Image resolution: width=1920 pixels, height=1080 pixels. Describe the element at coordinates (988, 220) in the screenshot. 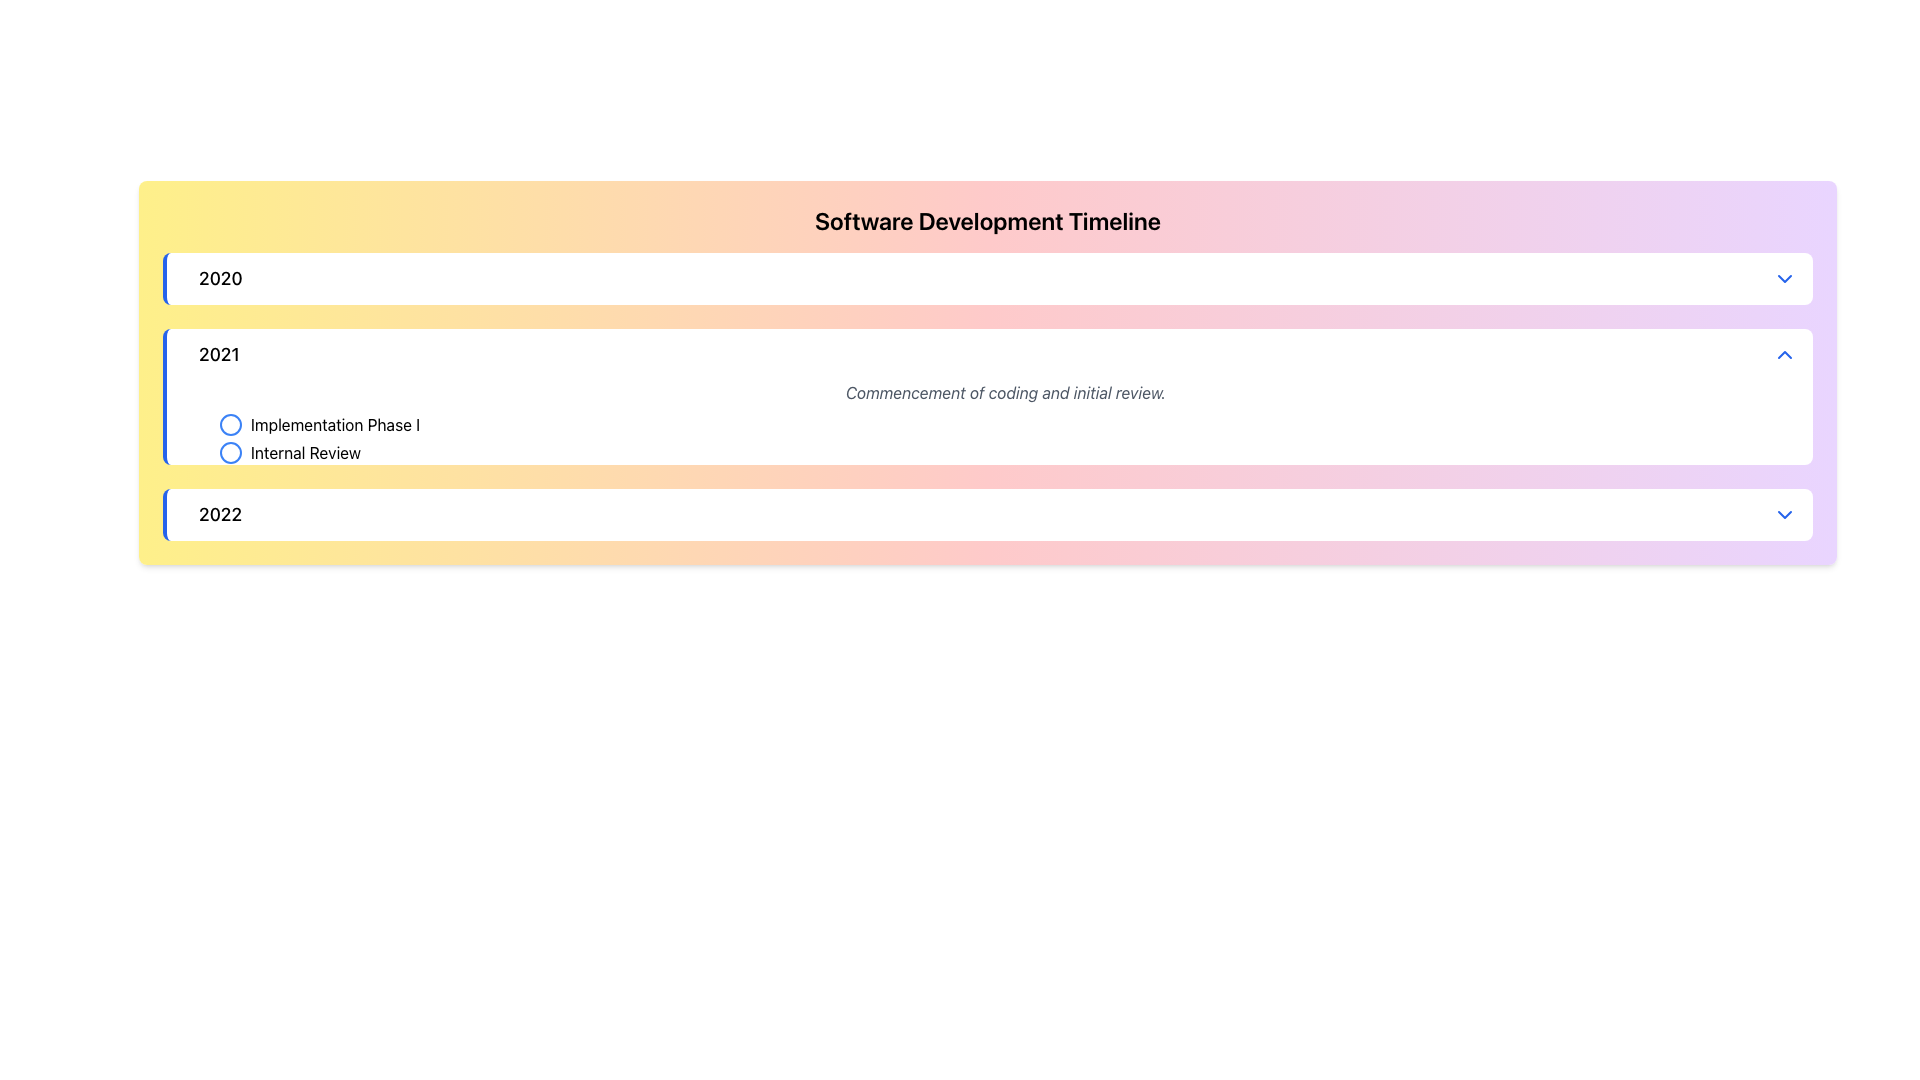

I see `the Text heading located at the top-most section of the interface, which serves as a title providing context for the content below` at that location.